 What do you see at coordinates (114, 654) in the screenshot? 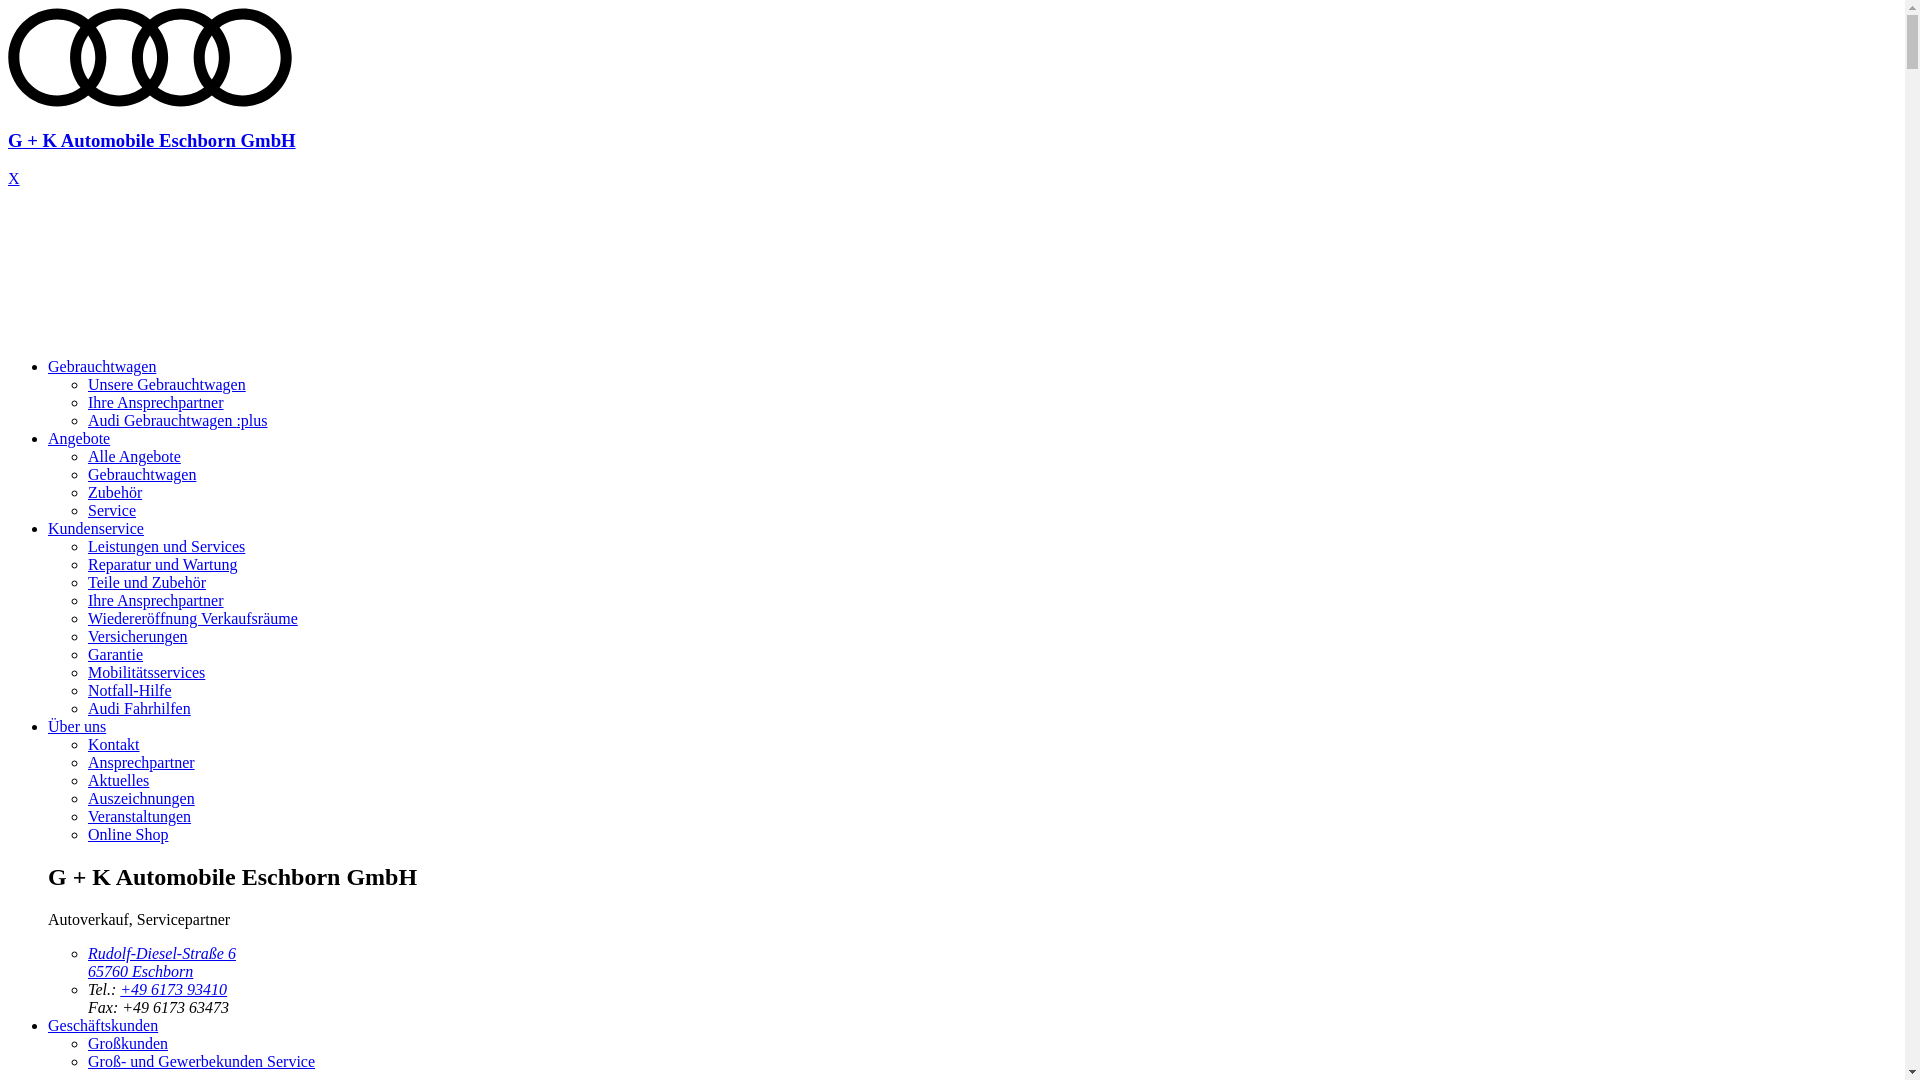
I see `'Garantie'` at bounding box center [114, 654].